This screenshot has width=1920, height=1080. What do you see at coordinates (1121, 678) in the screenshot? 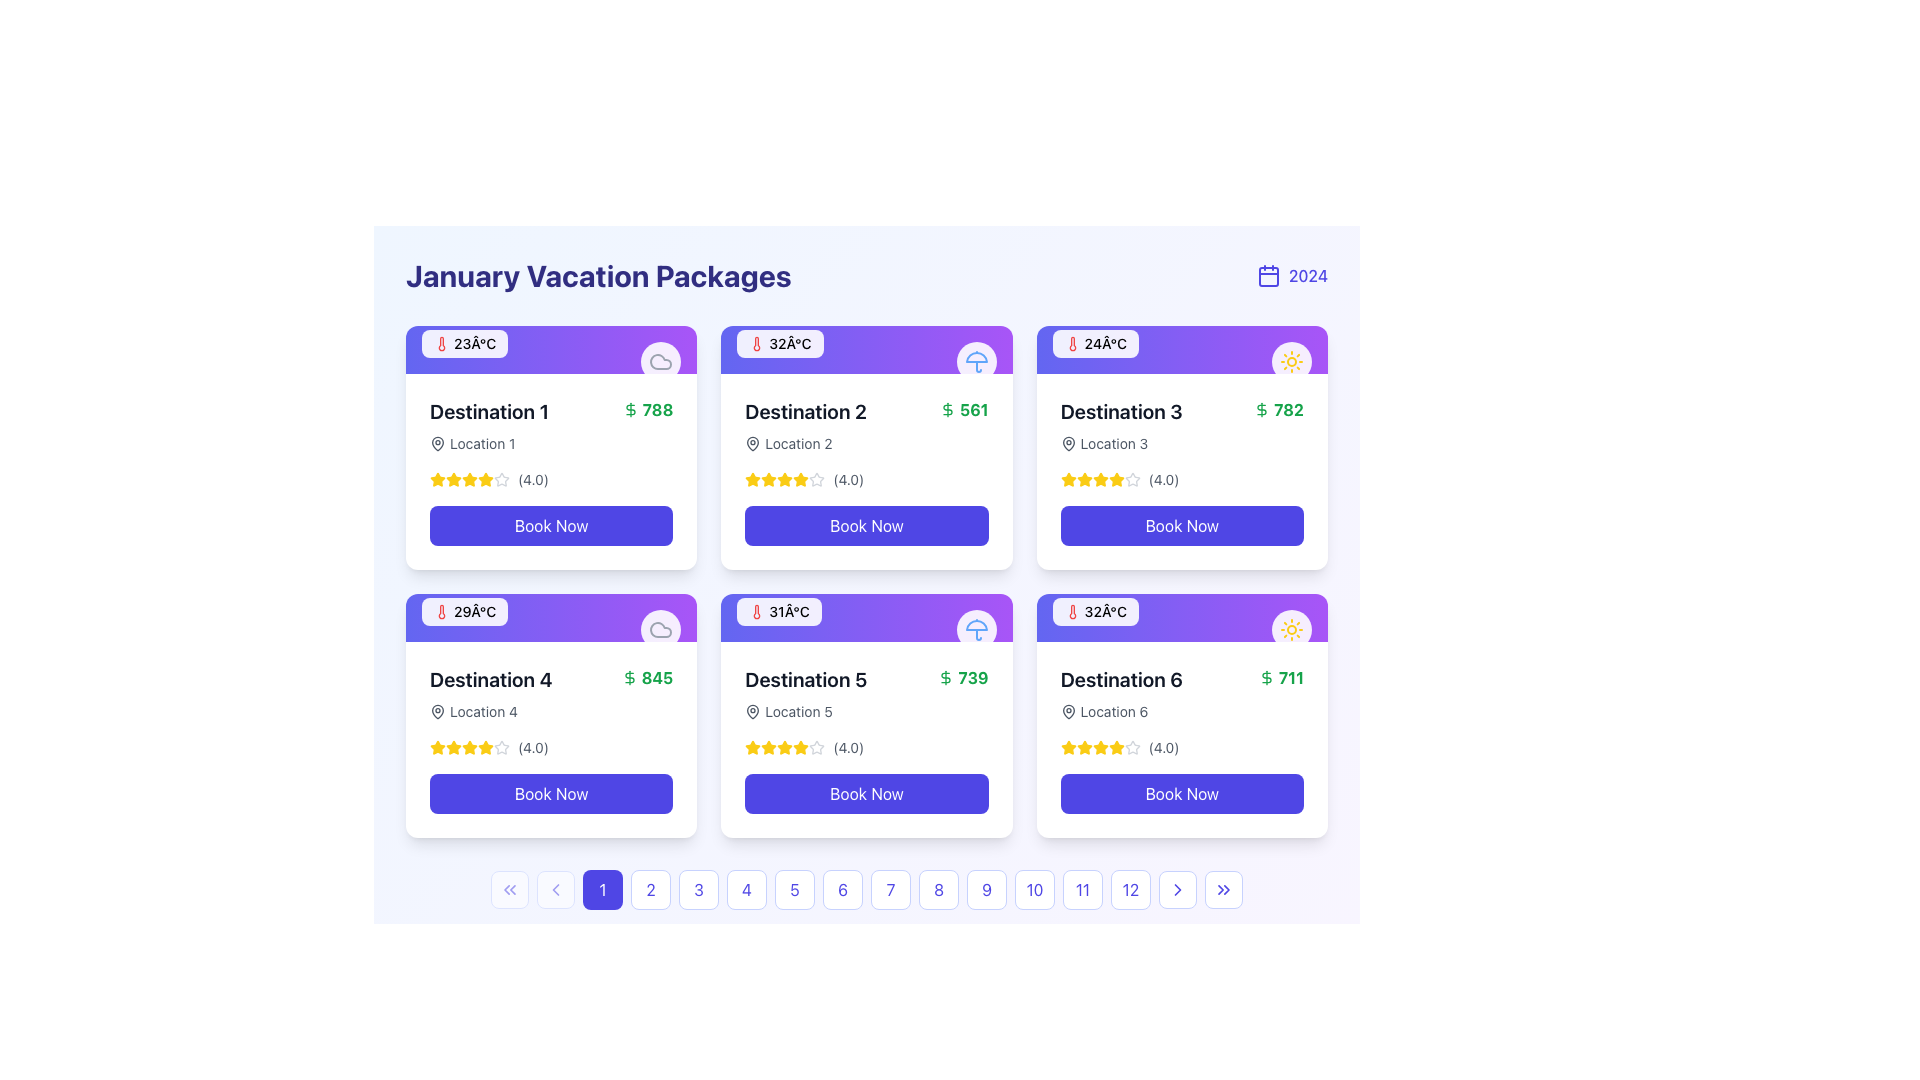
I see `the text label displaying 'Destination 6' which is a prominent dark gray text in bold typeface located in the lower-right card of a 2x3 grid layout` at bounding box center [1121, 678].